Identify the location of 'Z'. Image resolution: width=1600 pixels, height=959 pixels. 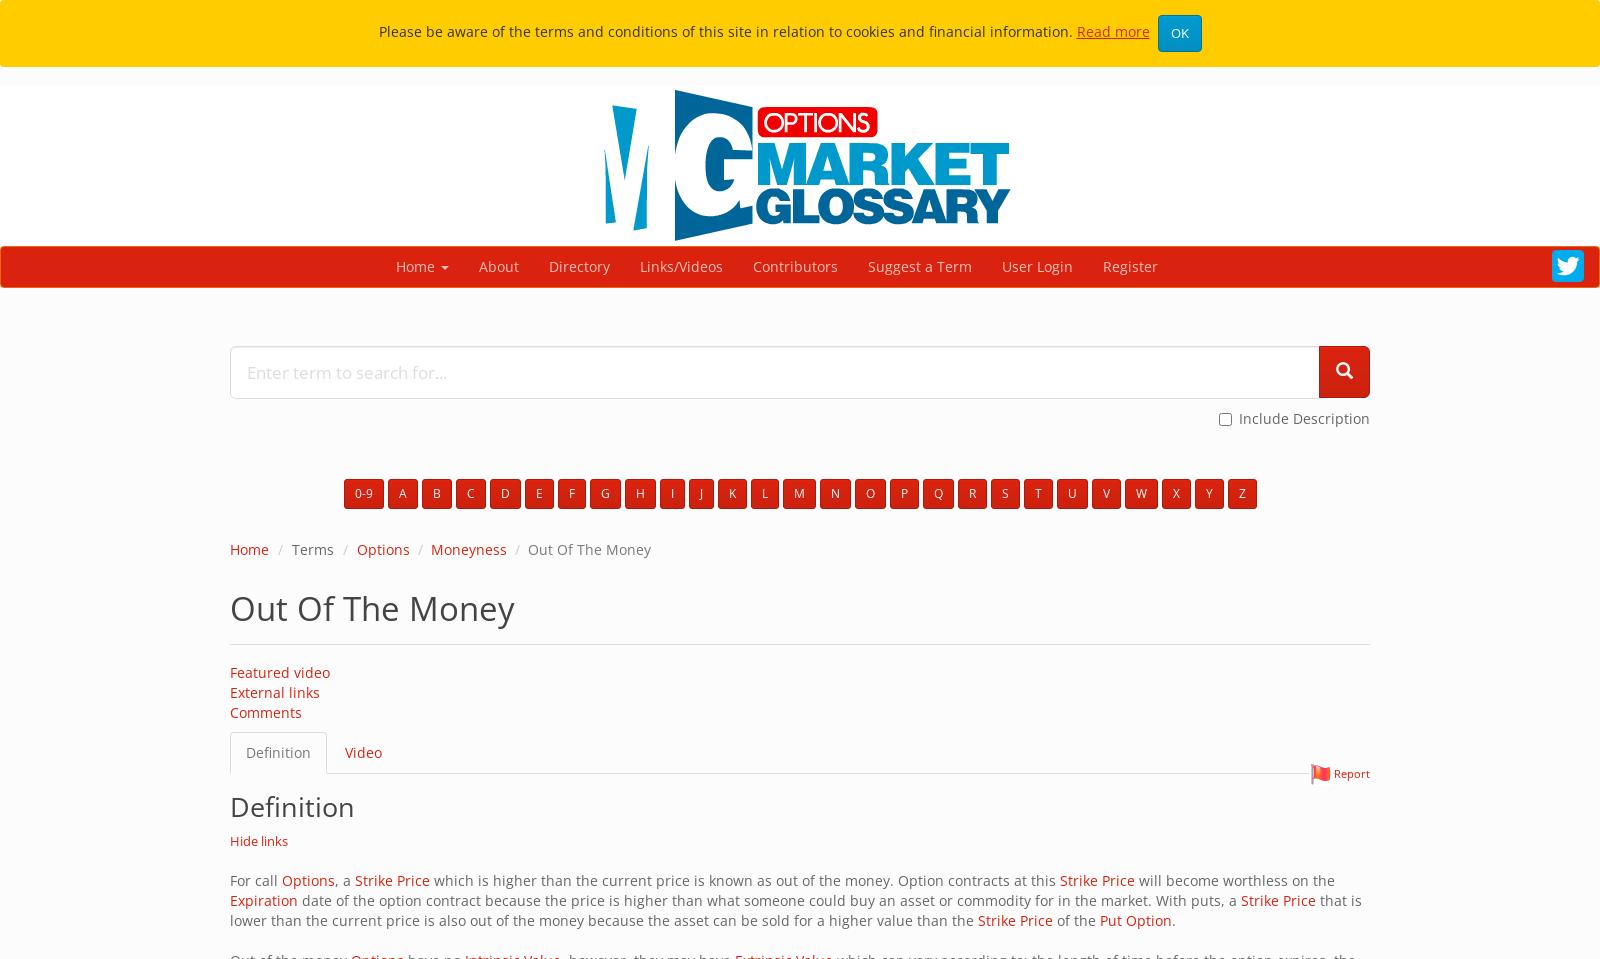
(1240, 492).